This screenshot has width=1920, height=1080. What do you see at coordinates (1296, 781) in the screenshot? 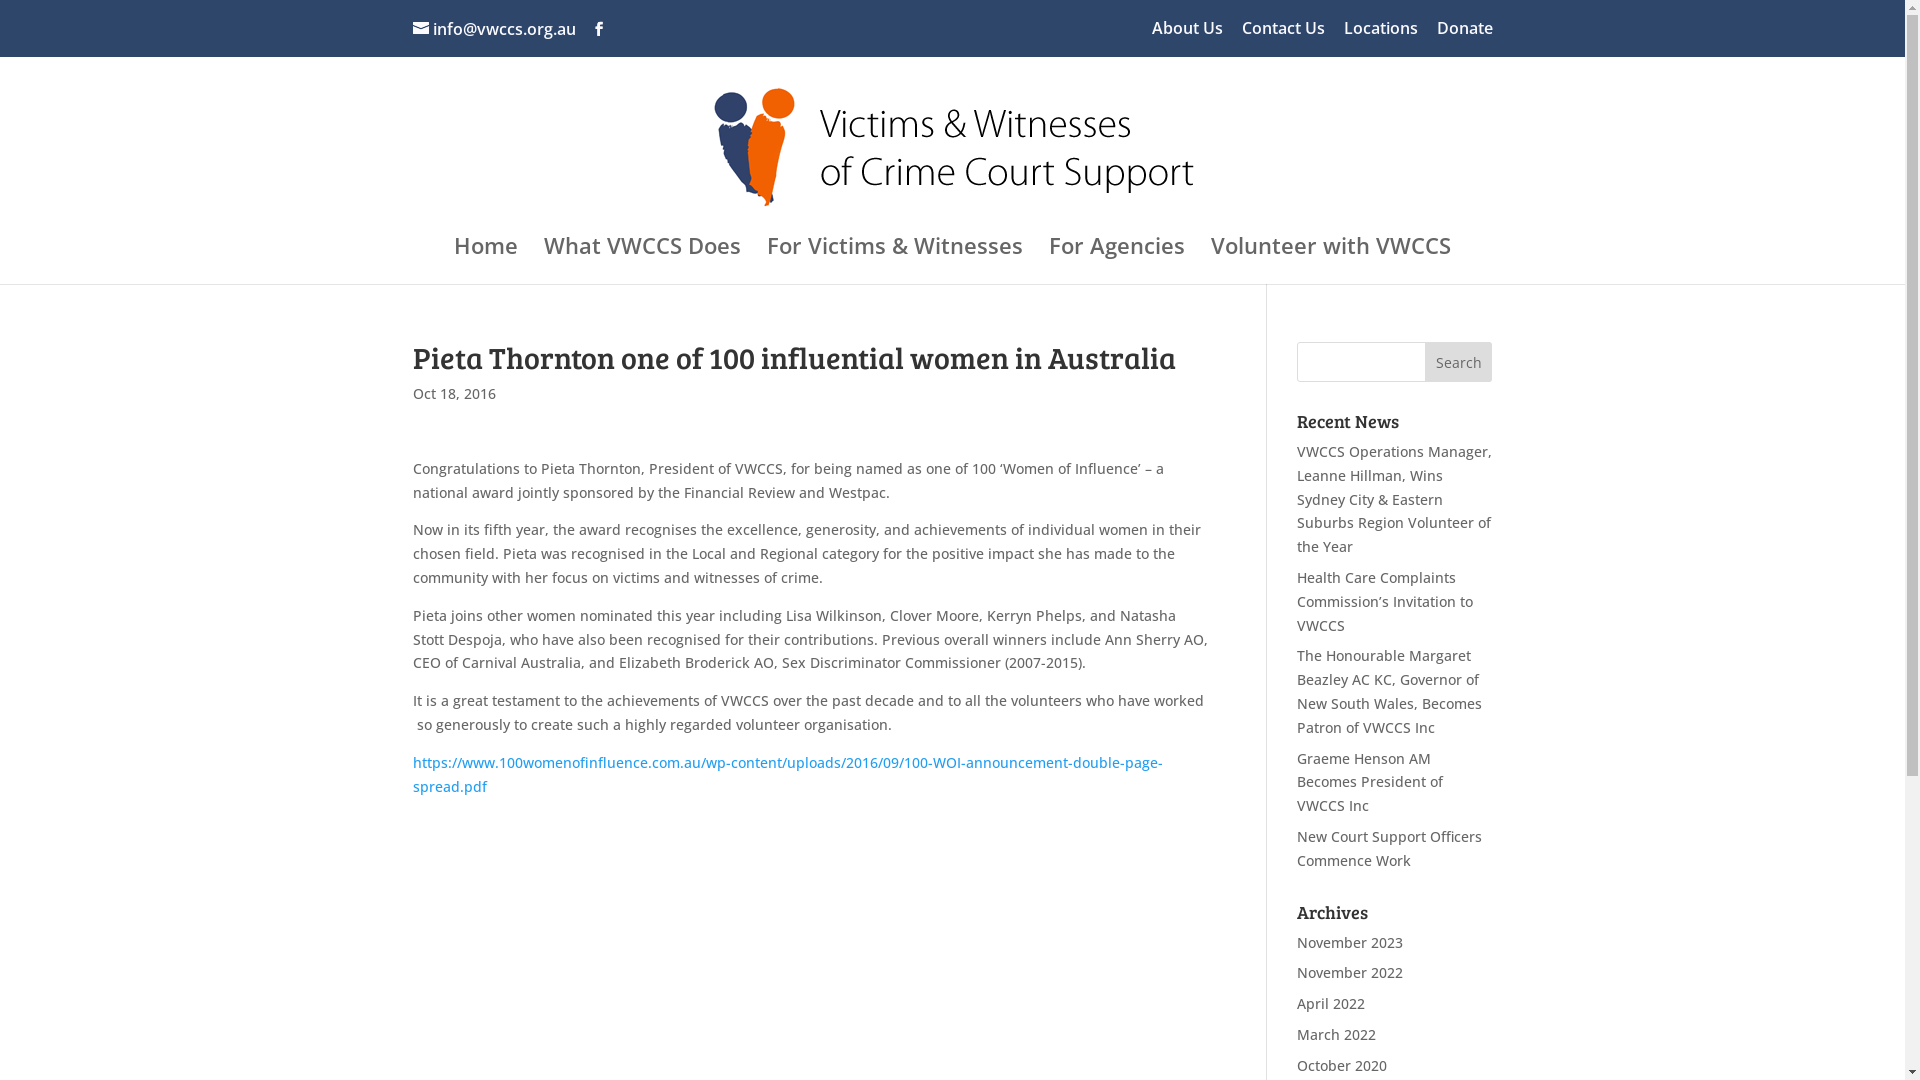
I see `'Graeme Henson AM Becomes President of VWCCS Inc'` at bounding box center [1296, 781].